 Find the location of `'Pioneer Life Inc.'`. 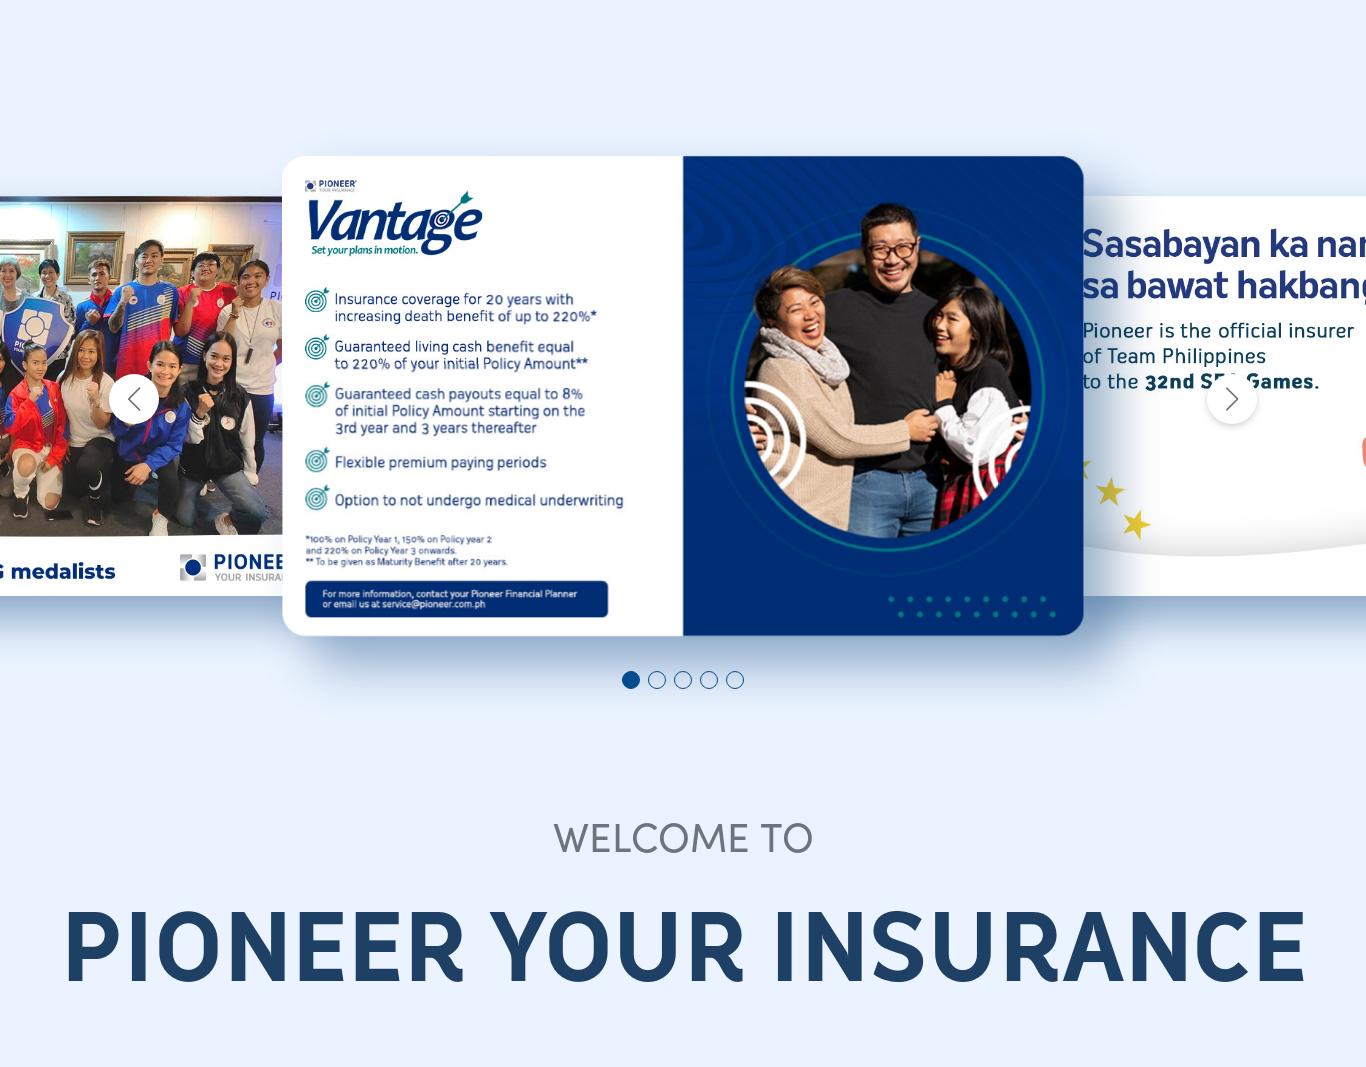

'Pioneer Life Inc.' is located at coordinates (828, 629).